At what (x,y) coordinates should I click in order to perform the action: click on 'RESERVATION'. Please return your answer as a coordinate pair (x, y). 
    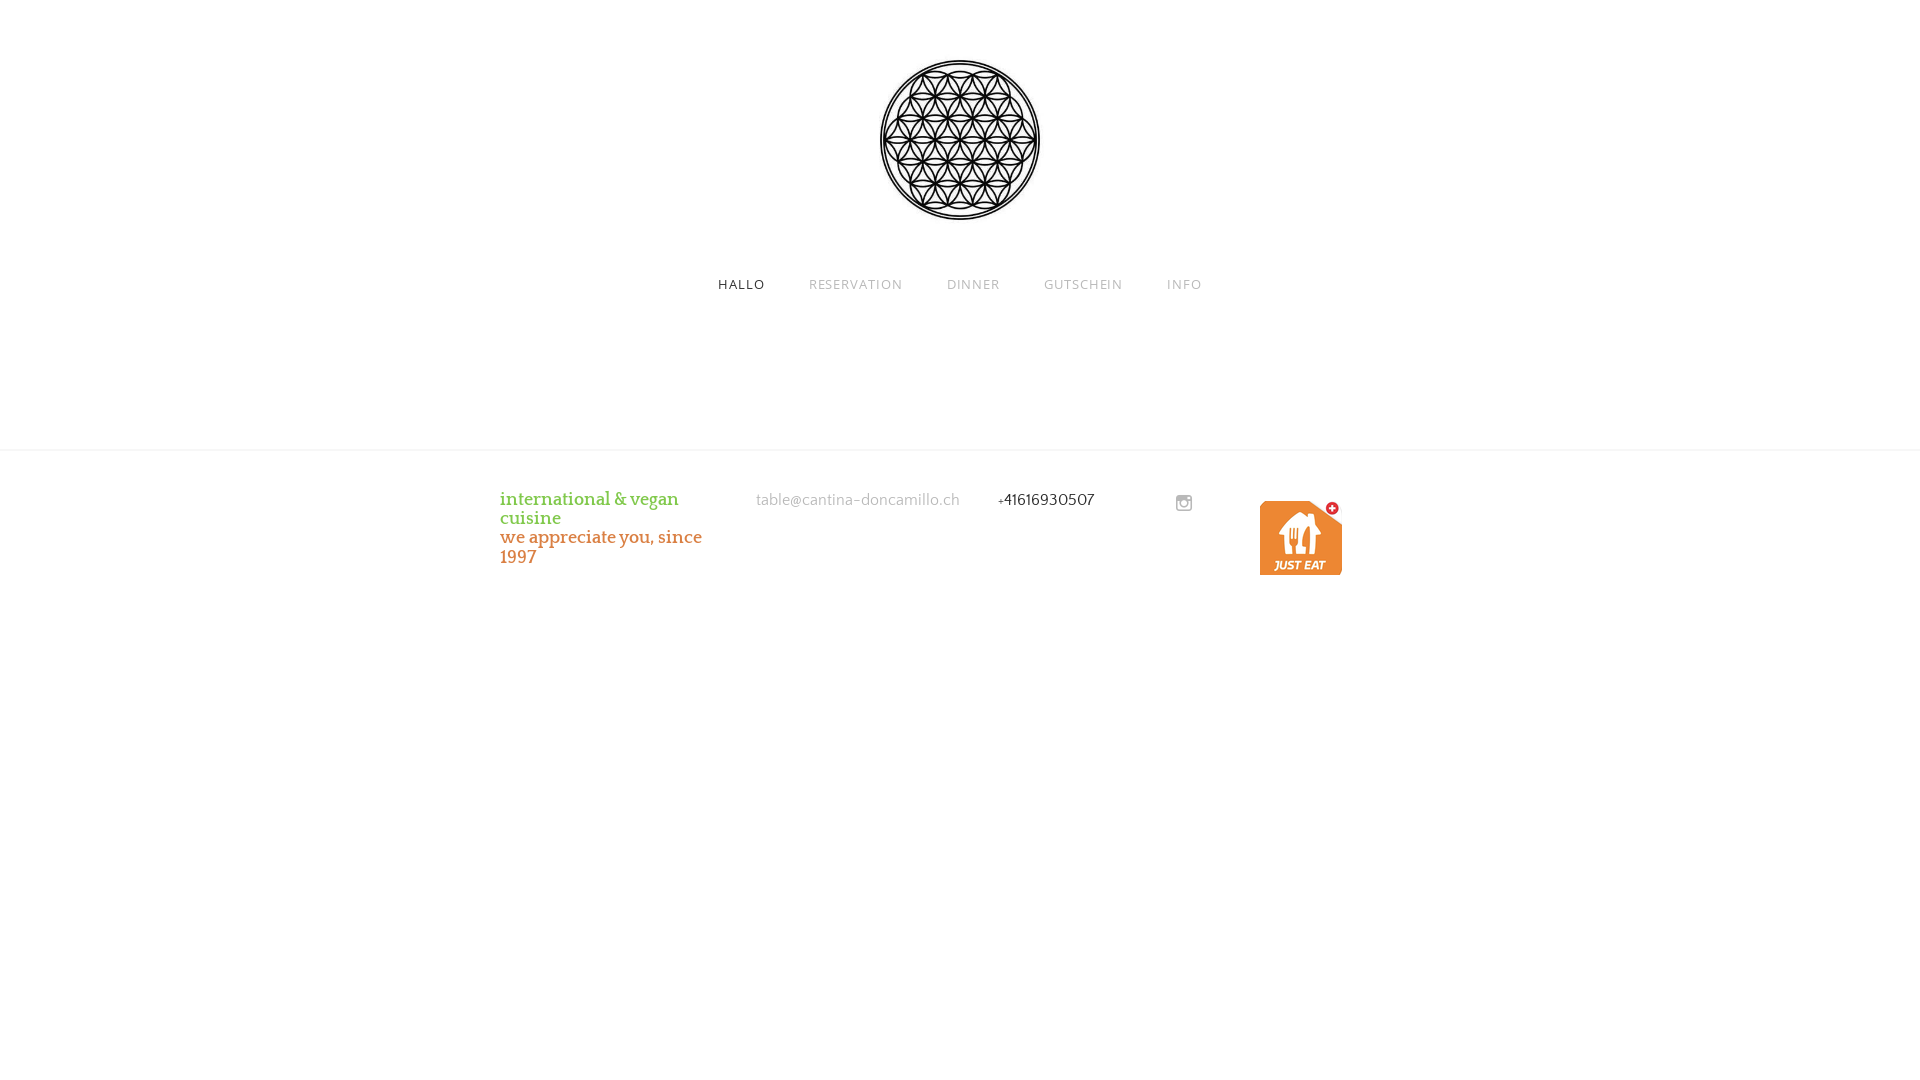
    Looking at the image, I should click on (855, 284).